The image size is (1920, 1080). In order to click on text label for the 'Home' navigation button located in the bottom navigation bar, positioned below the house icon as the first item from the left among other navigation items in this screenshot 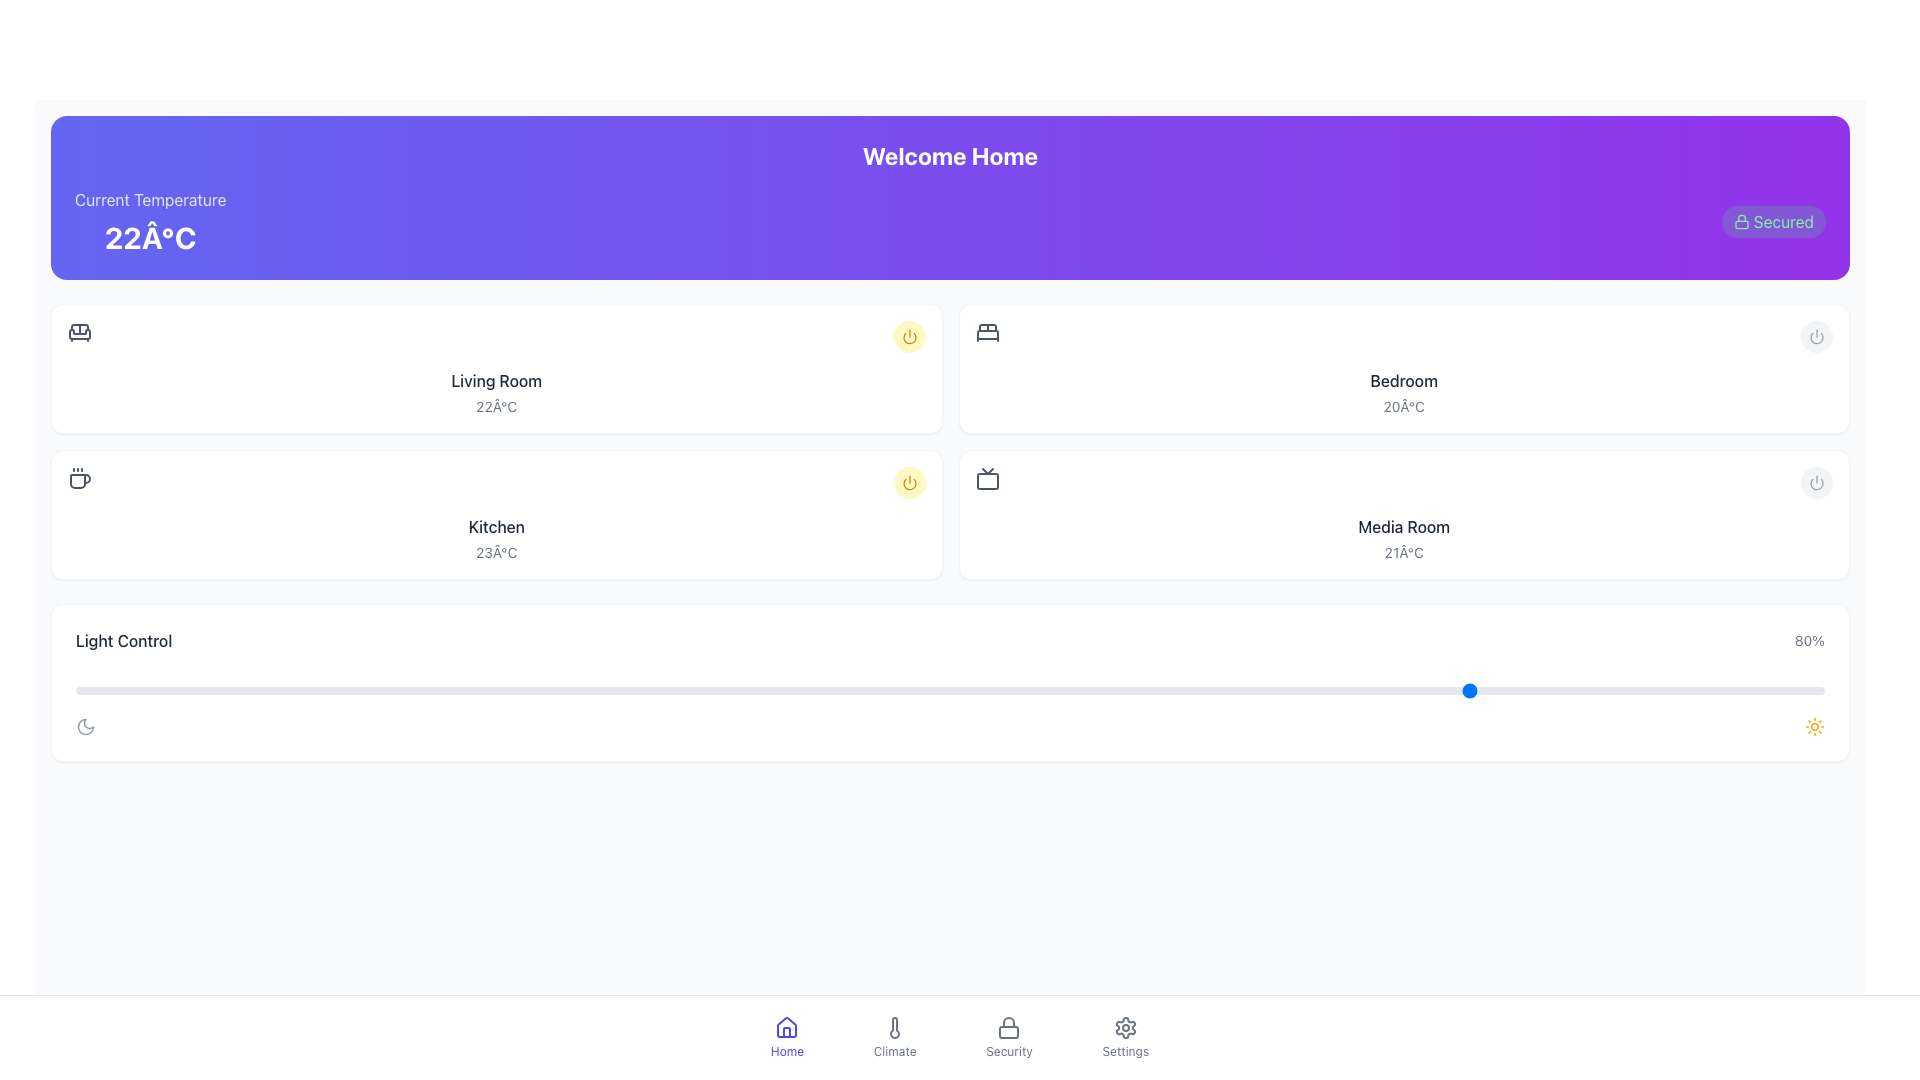, I will do `click(786, 1051)`.